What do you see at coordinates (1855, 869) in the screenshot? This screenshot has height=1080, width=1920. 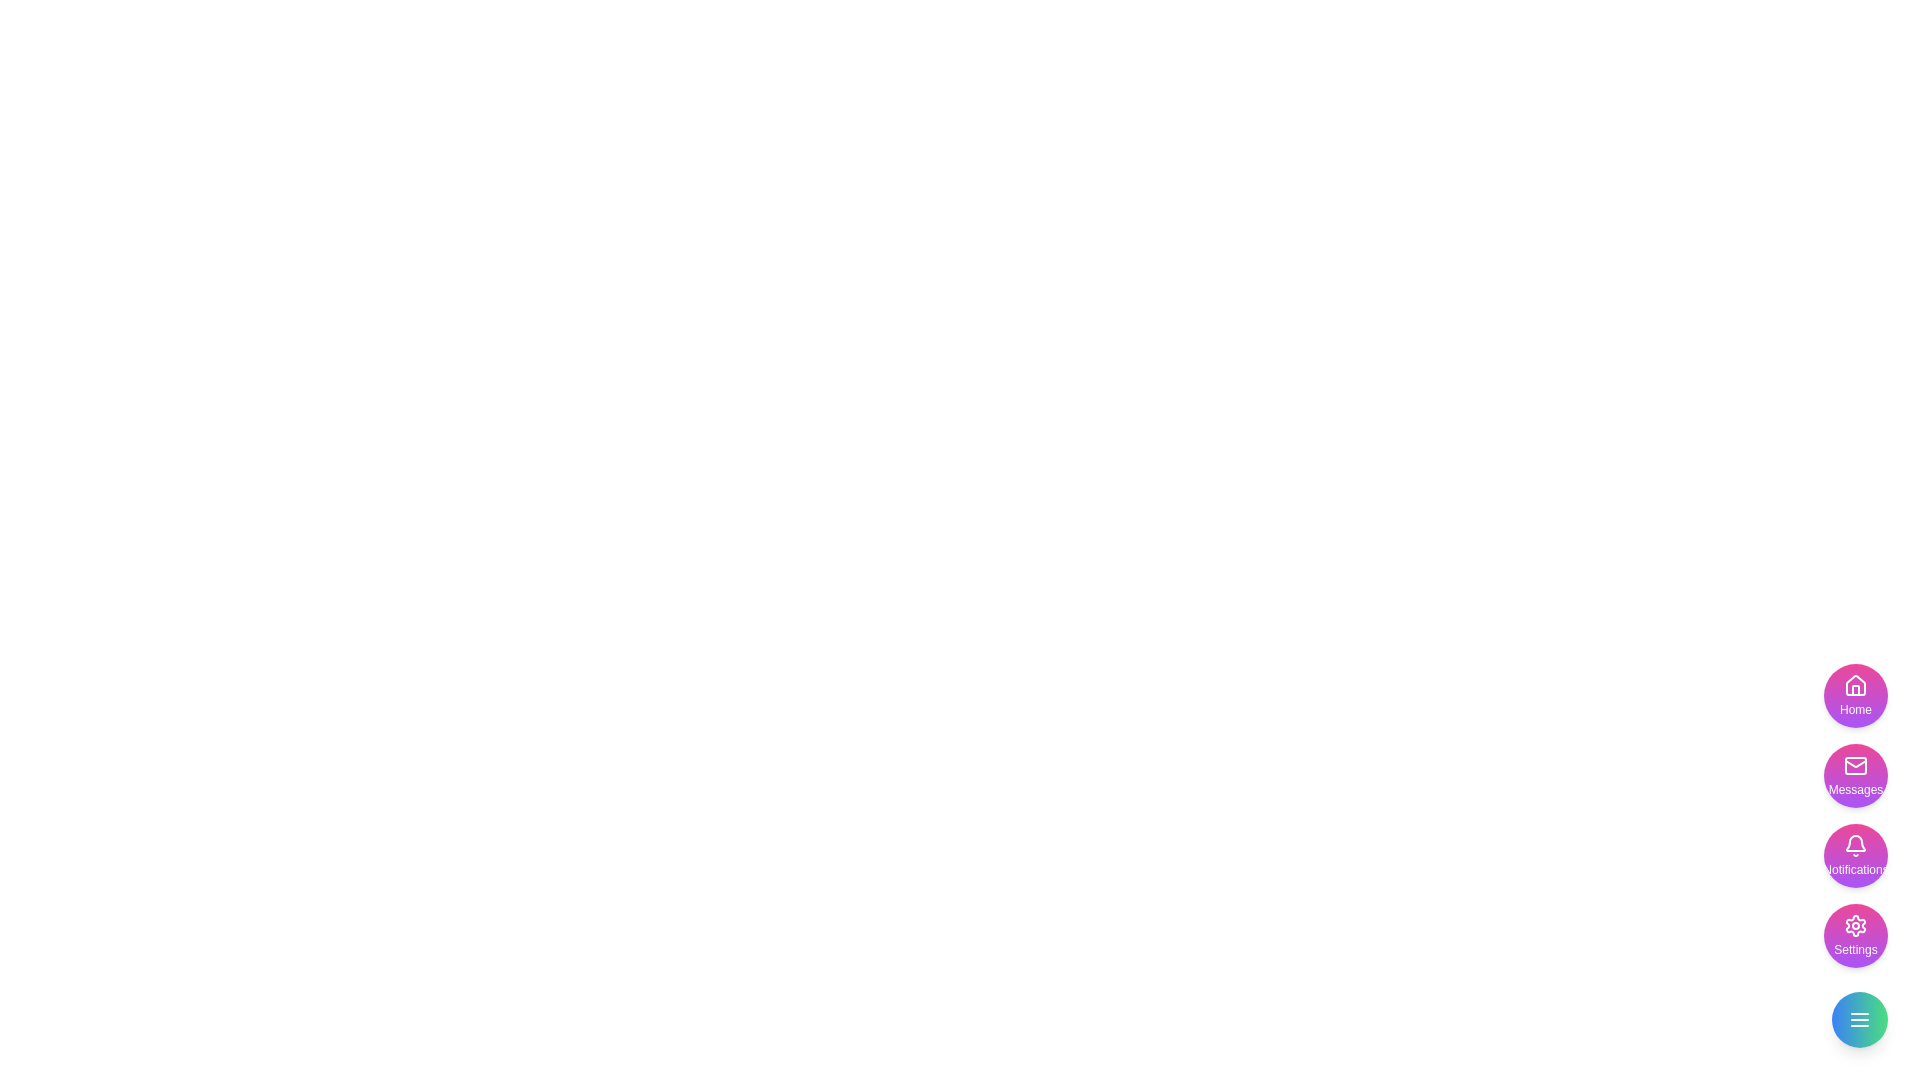 I see `the 'Notifications' text label element, which is displayed in a small, white font beneath the notification bell icon in a circular menu item with a purple-to-pink gradient background` at bounding box center [1855, 869].